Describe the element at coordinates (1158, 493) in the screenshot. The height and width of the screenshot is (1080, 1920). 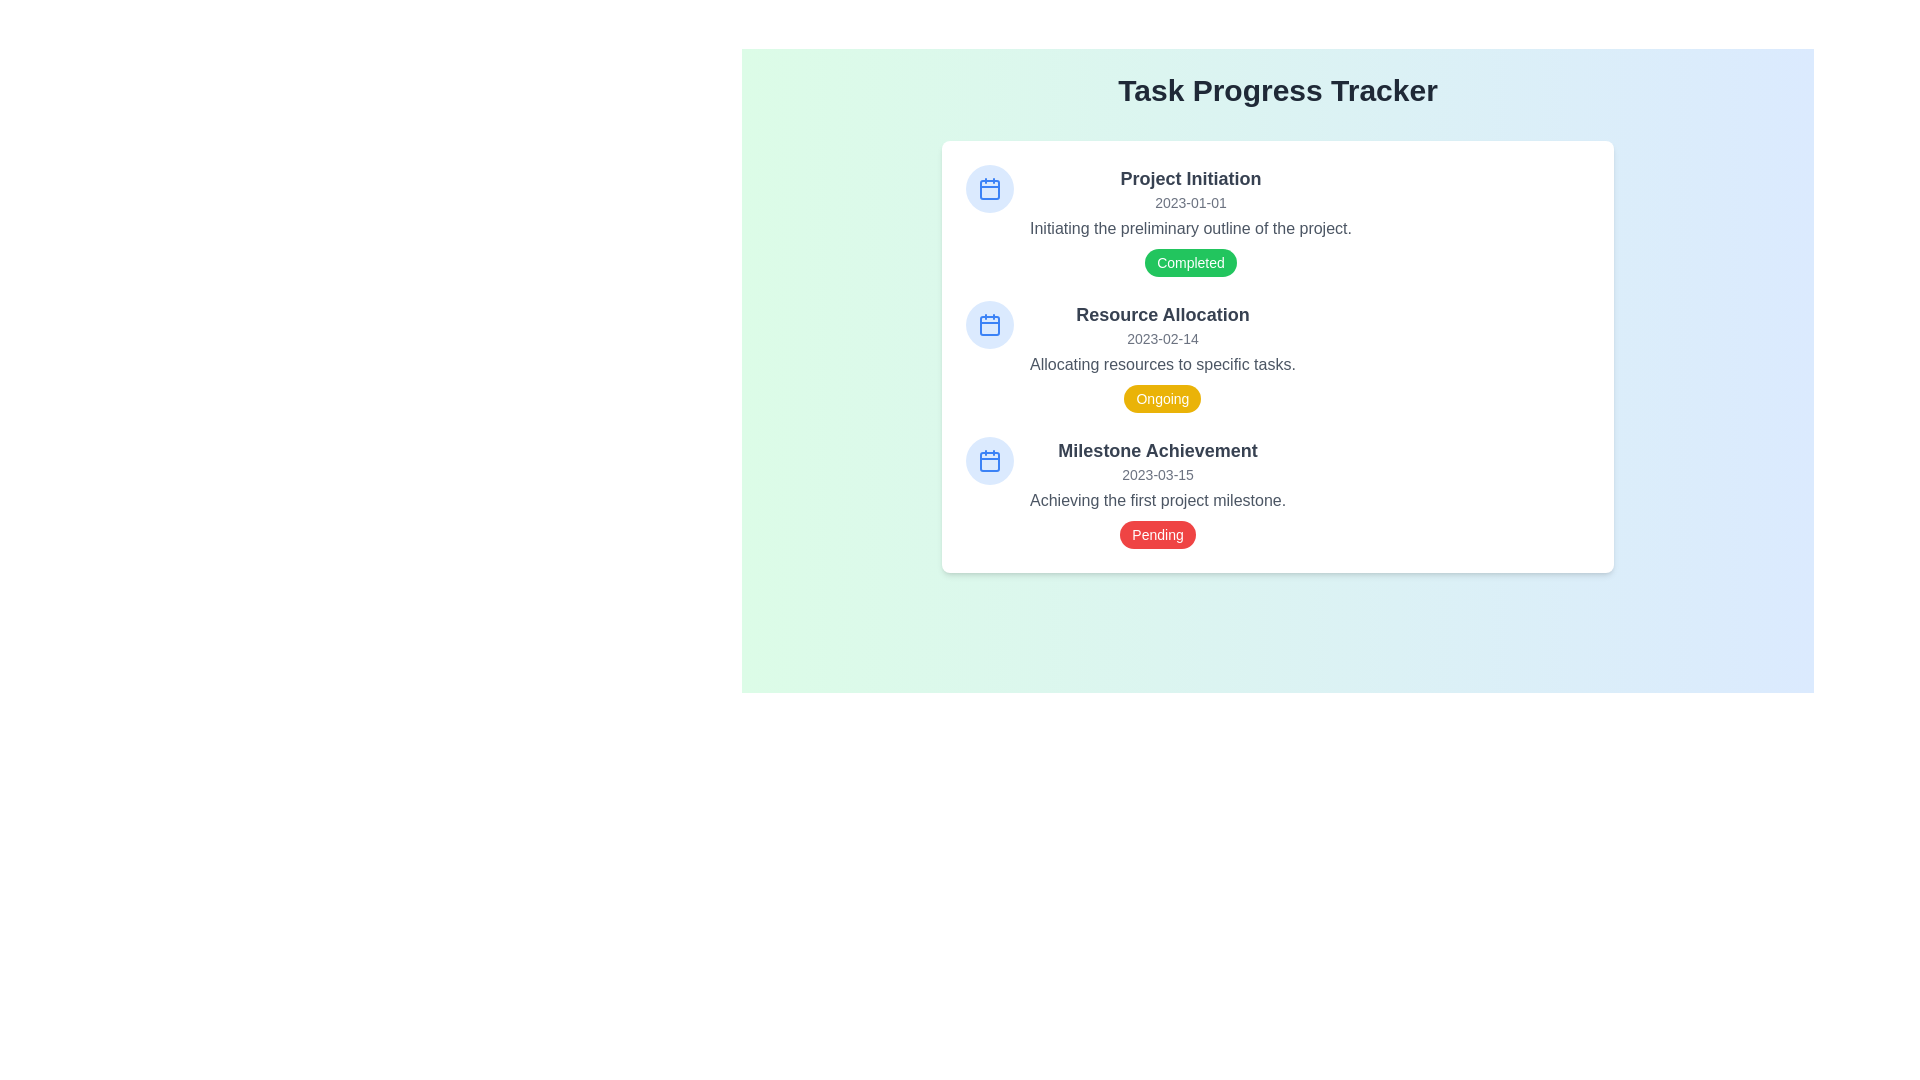
I see `the bottom-most 'Milestone Achievement' text block element that displays the status and relevant details of the task` at that location.